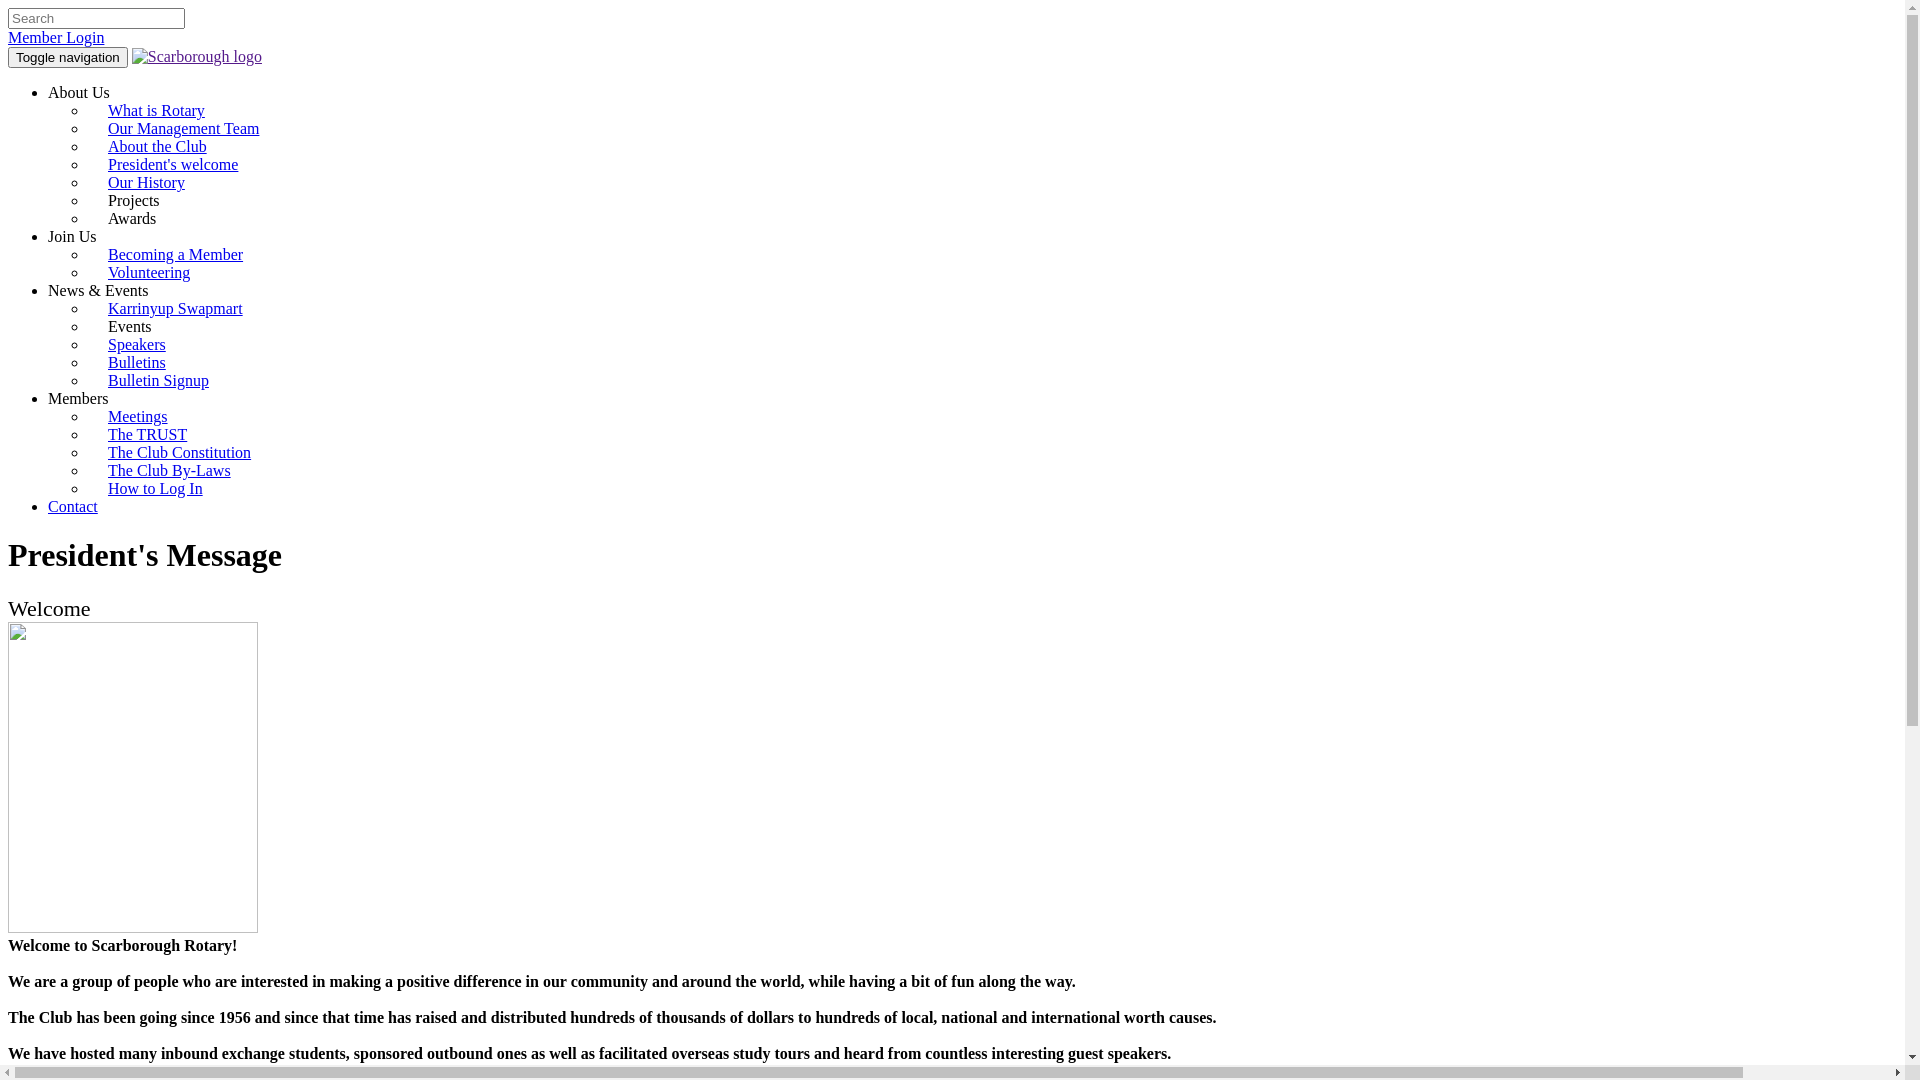 The image size is (1920, 1080). I want to click on 'Volunteering', so click(147, 272).